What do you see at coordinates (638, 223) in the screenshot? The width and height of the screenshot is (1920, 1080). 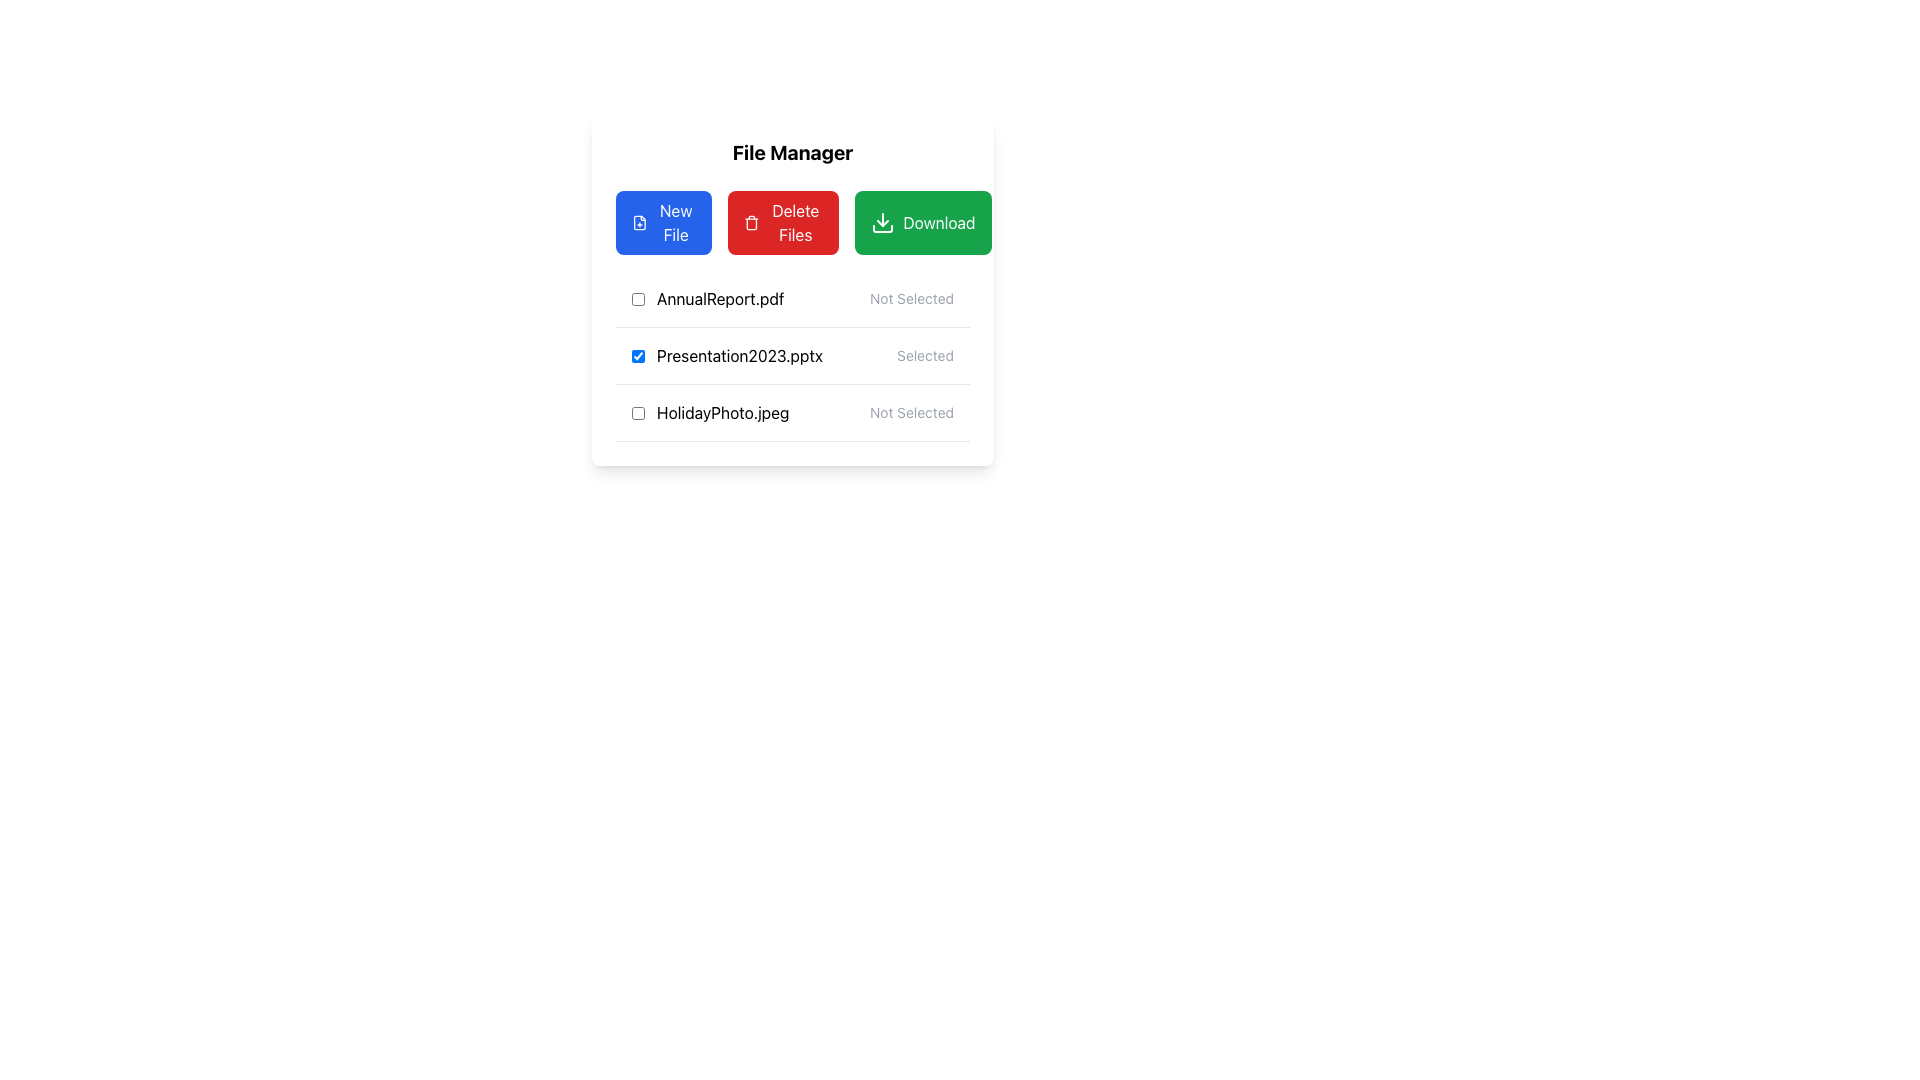 I see `the 'New File' button which contains a blue document icon with a '+' symbol, positioned at the top-left corner of the 'File Manager' interface` at bounding box center [638, 223].